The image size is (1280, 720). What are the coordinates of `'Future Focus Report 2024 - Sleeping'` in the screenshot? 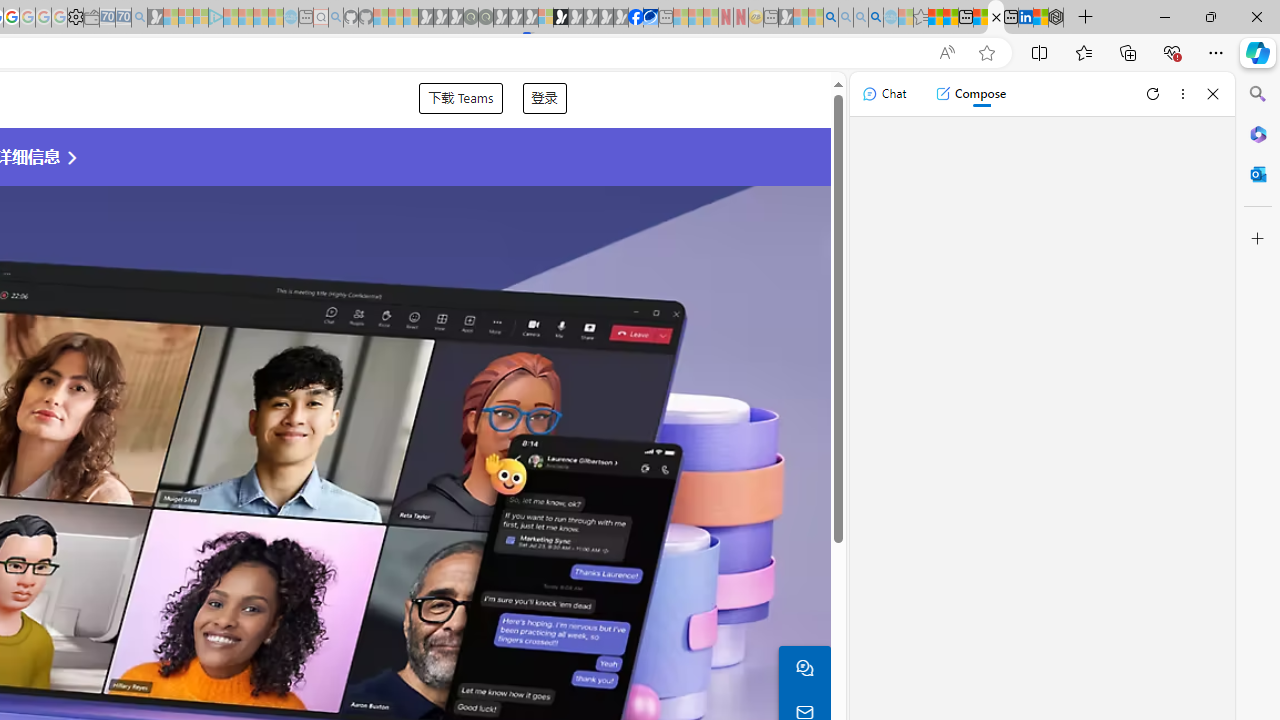 It's located at (485, 17).